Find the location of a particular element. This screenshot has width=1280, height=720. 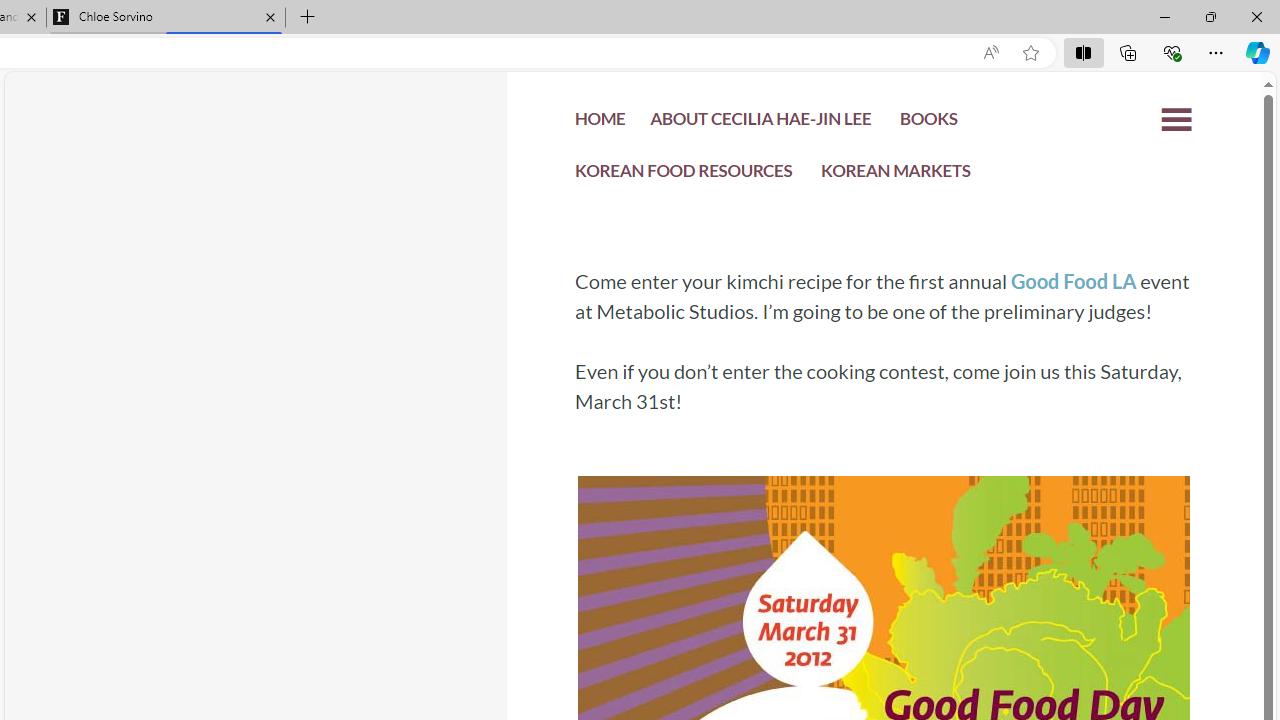

'HOME' is located at coordinates (599, 124).